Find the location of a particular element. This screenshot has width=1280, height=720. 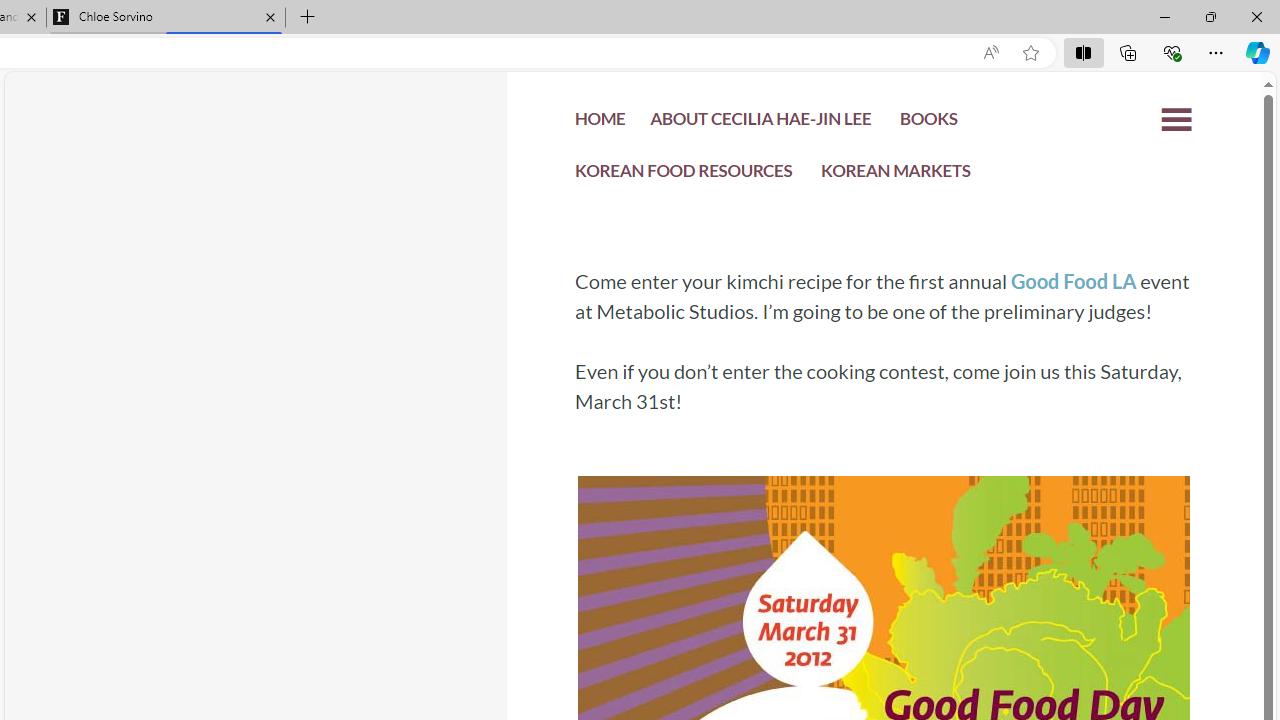

'HOME' is located at coordinates (599, 124).